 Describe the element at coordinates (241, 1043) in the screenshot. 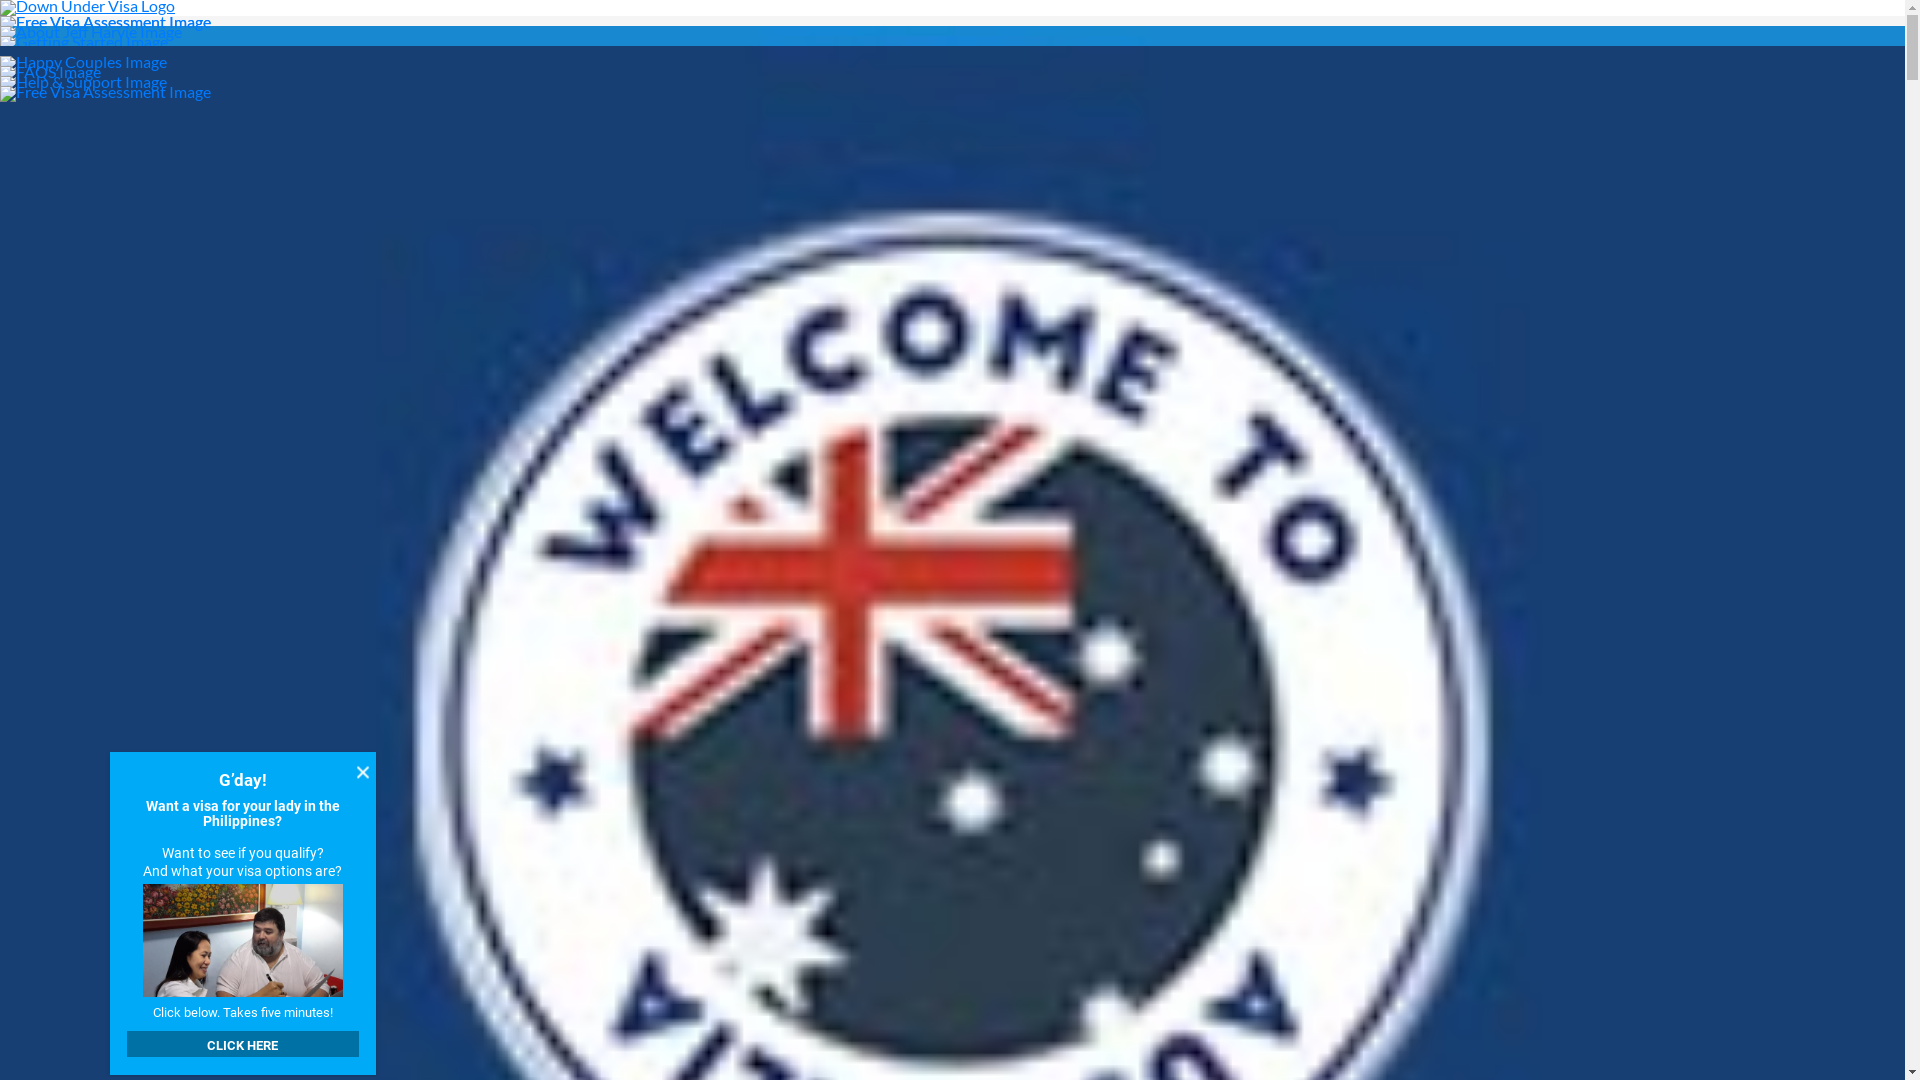

I see `'CLICK HERE'` at that location.